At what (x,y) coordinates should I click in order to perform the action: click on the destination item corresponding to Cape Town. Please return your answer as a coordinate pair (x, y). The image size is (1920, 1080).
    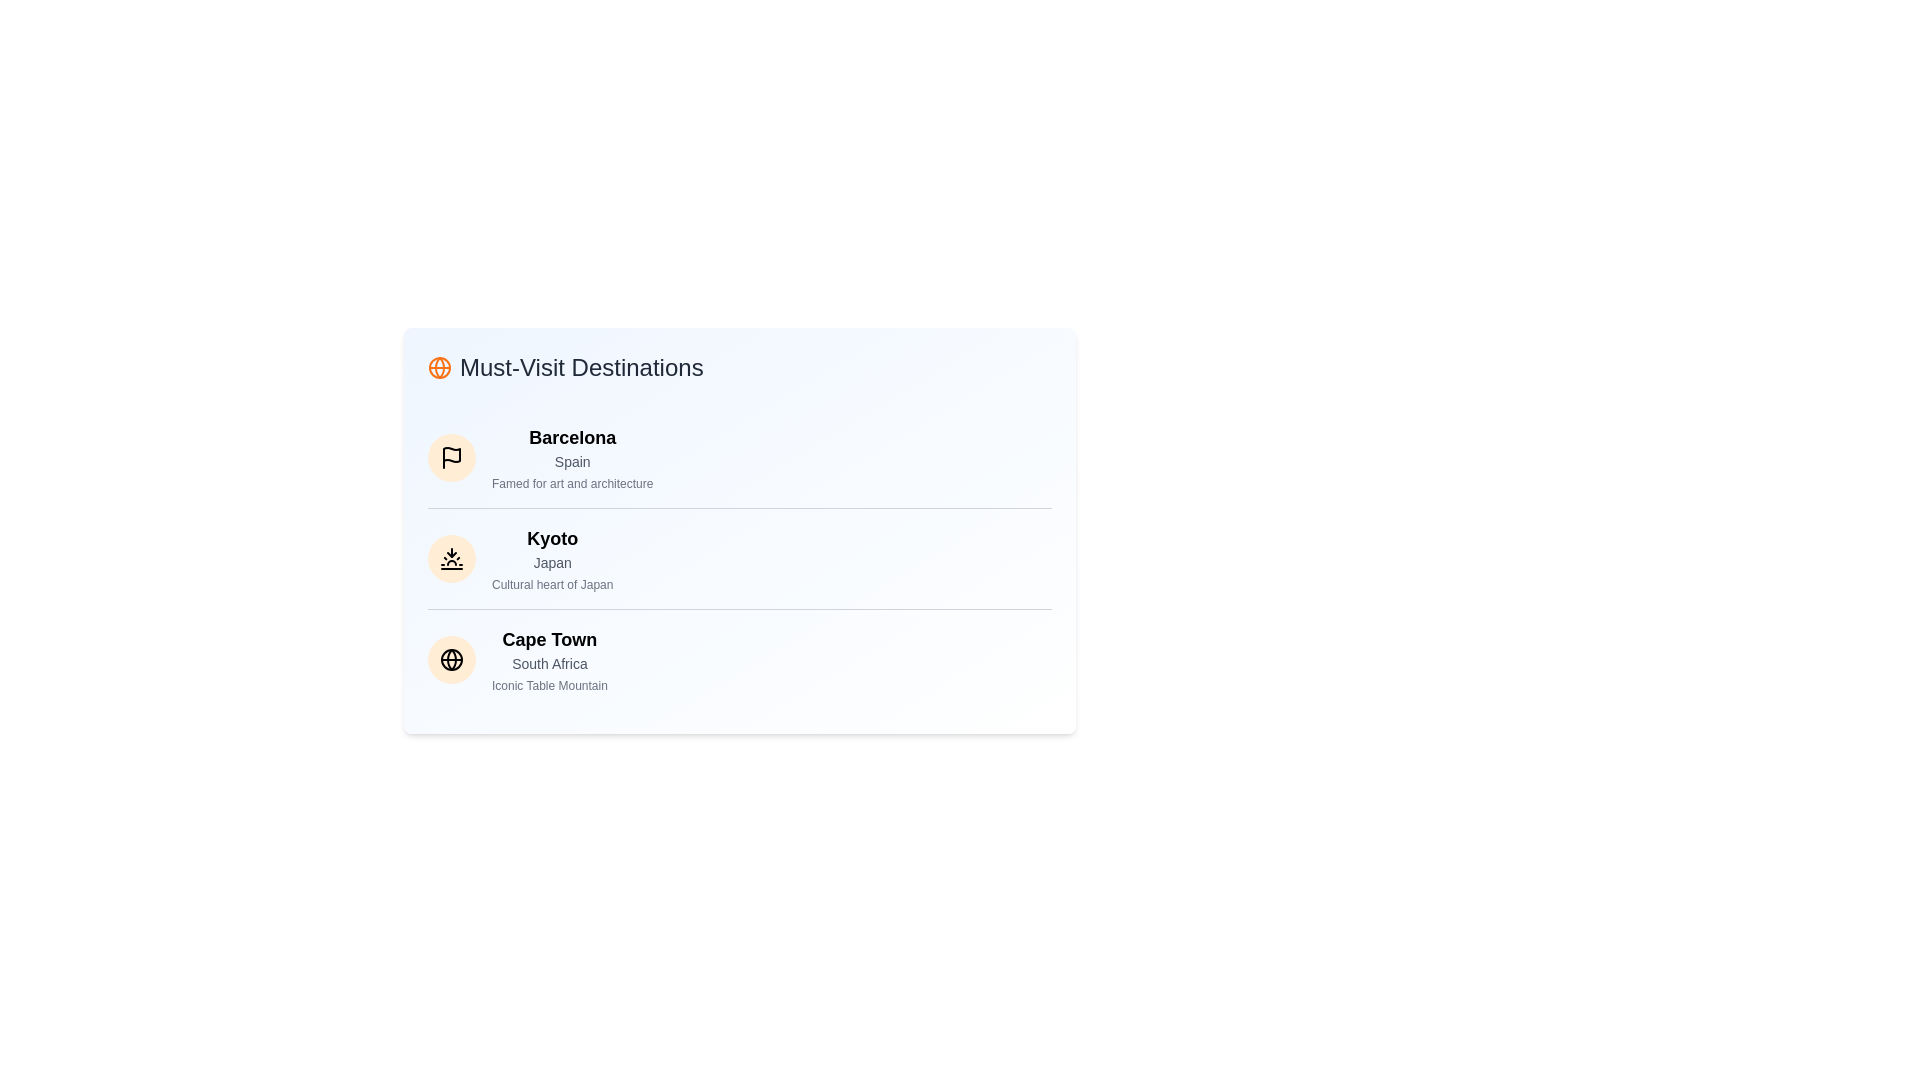
    Looking at the image, I should click on (450, 659).